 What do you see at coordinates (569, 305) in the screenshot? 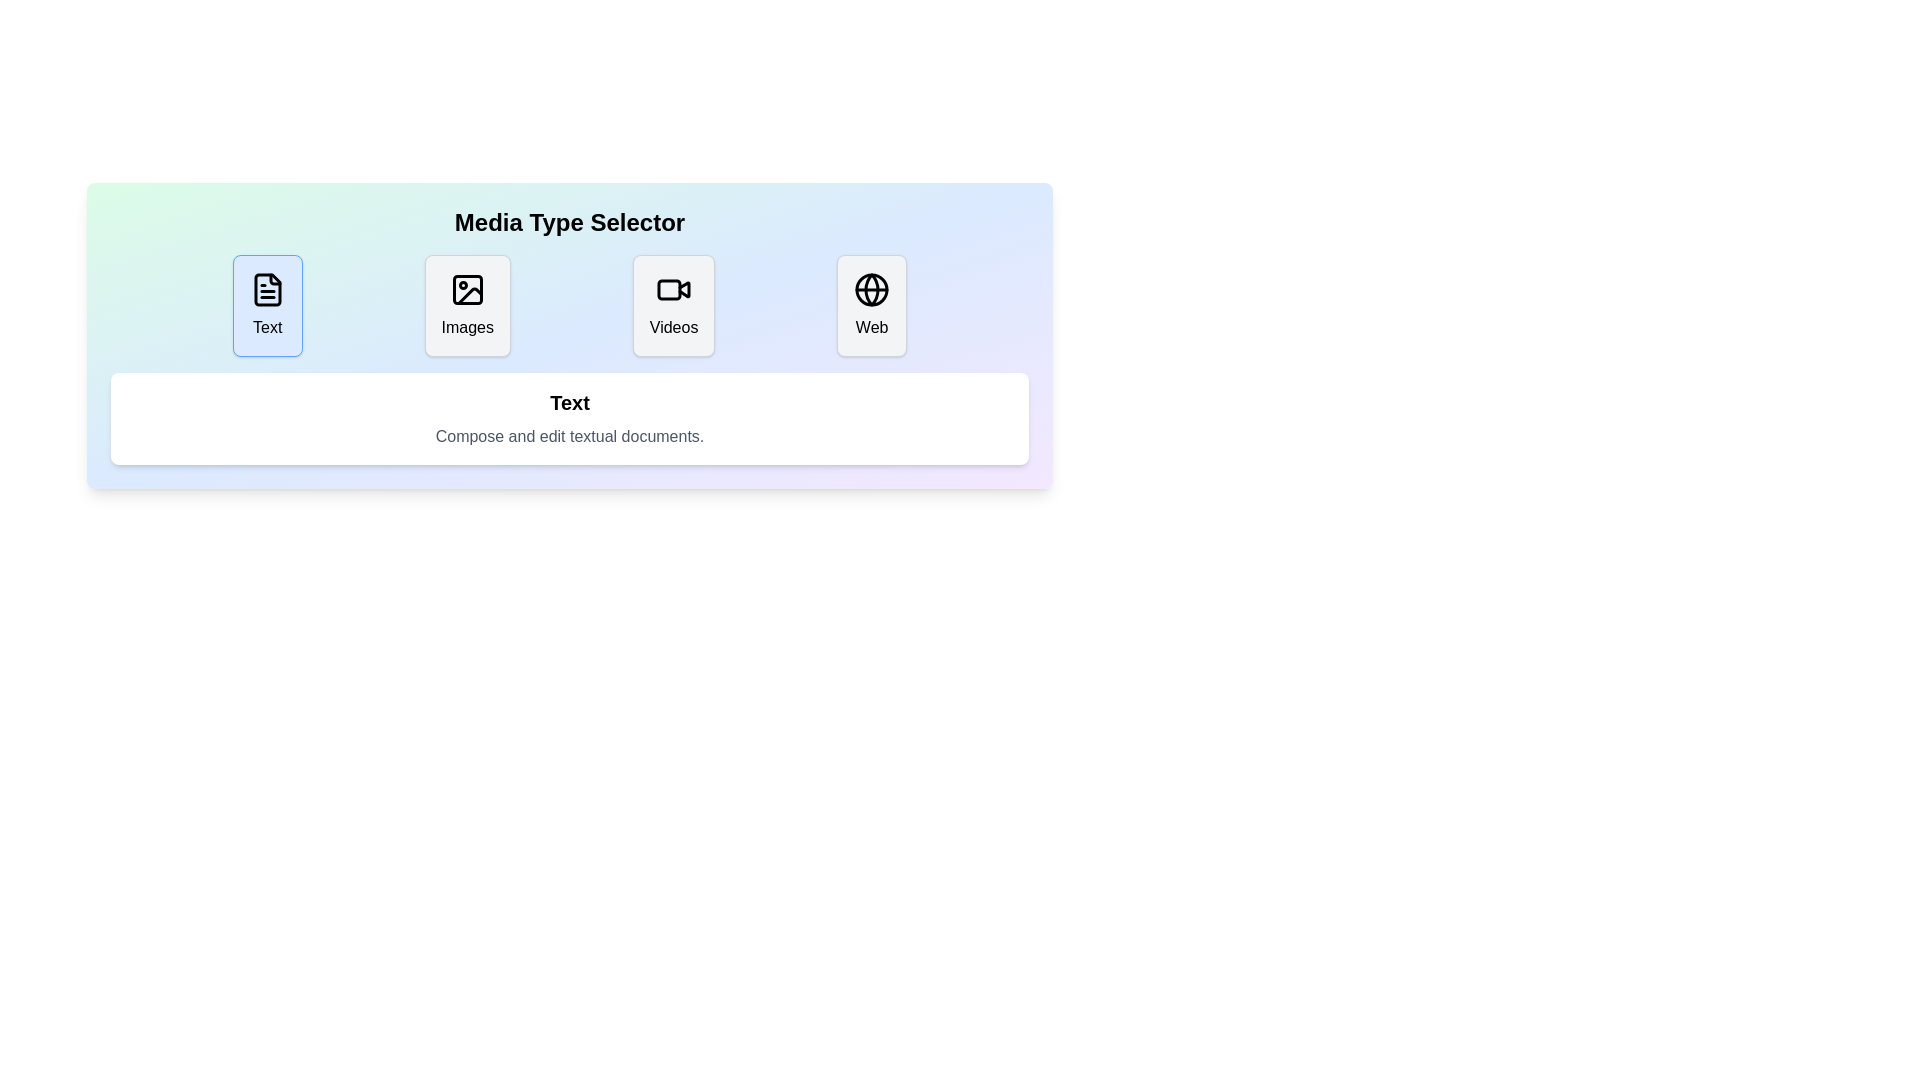
I see `the button in the 'Media Type Selector' group` at bounding box center [569, 305].